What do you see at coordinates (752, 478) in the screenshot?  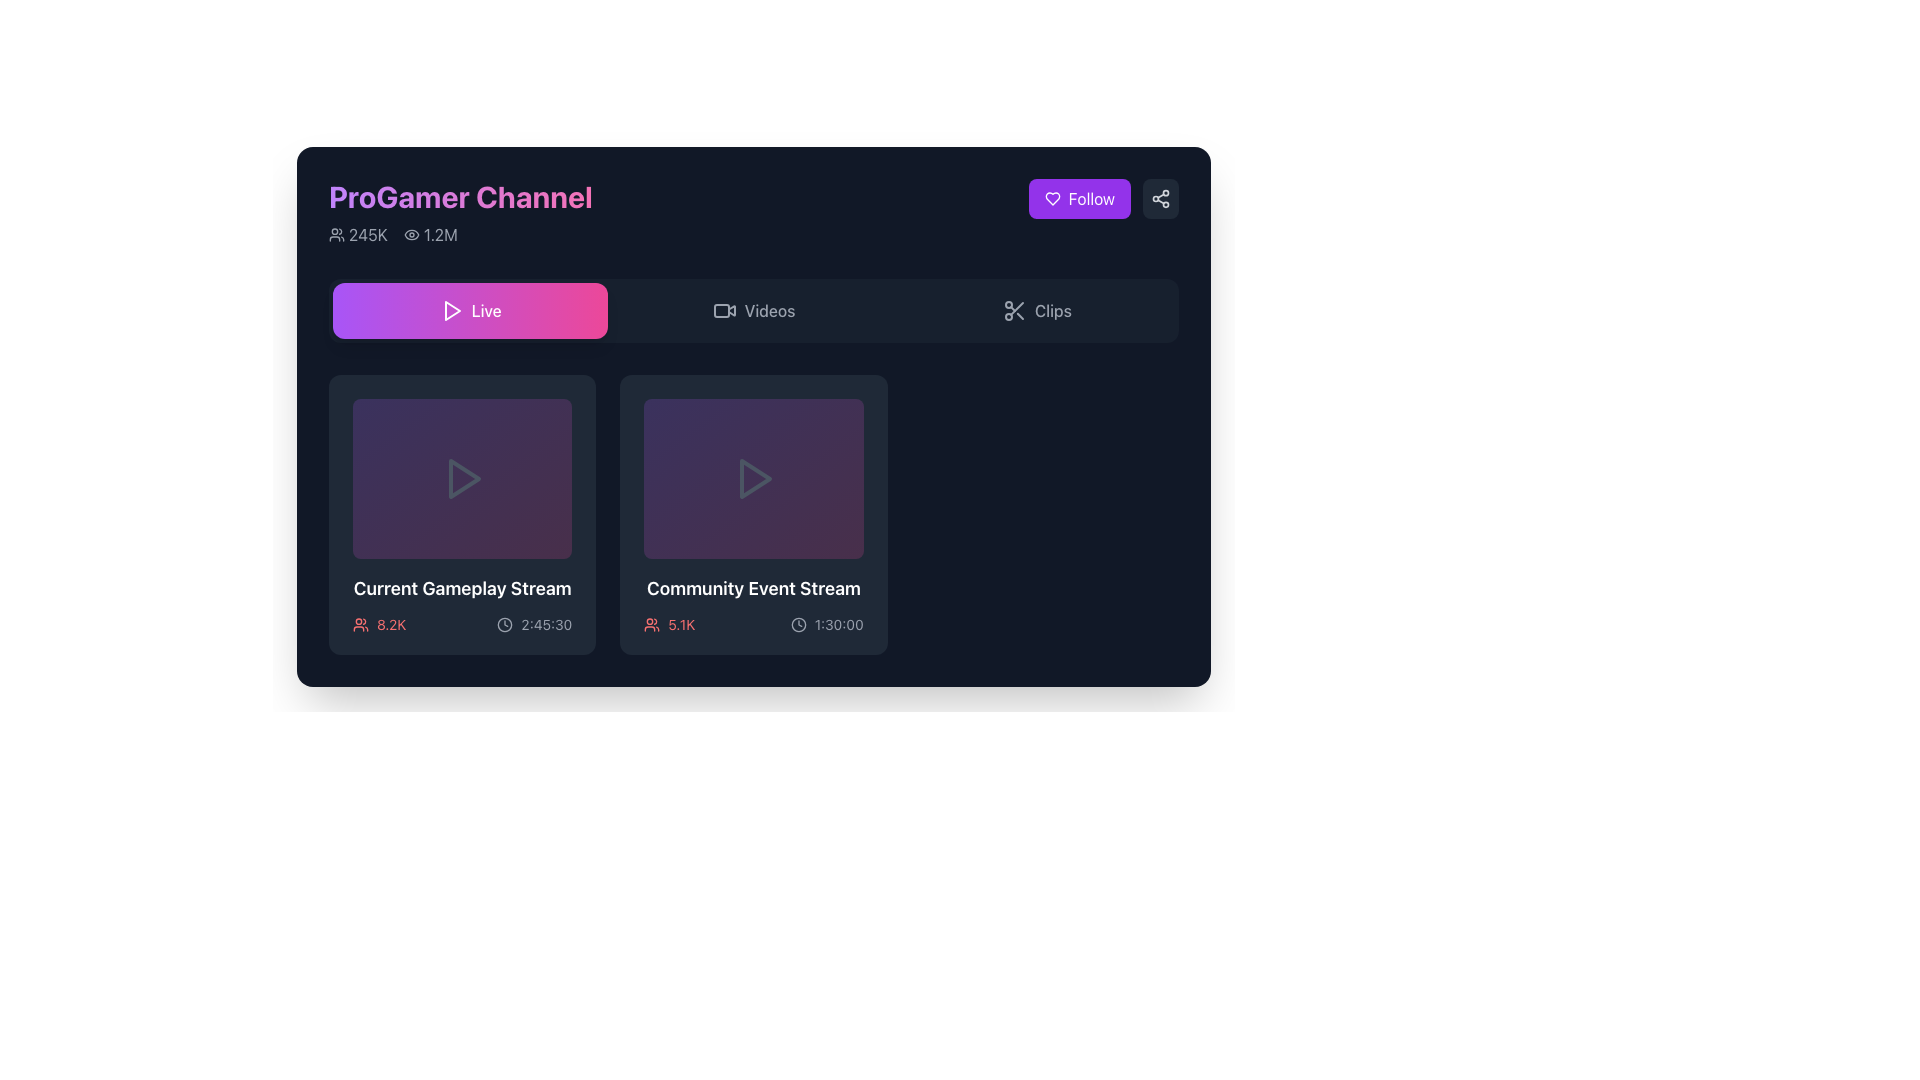 I see `the play button icon located in the second card of the horizontal video list` at bounding box center [752, 478].